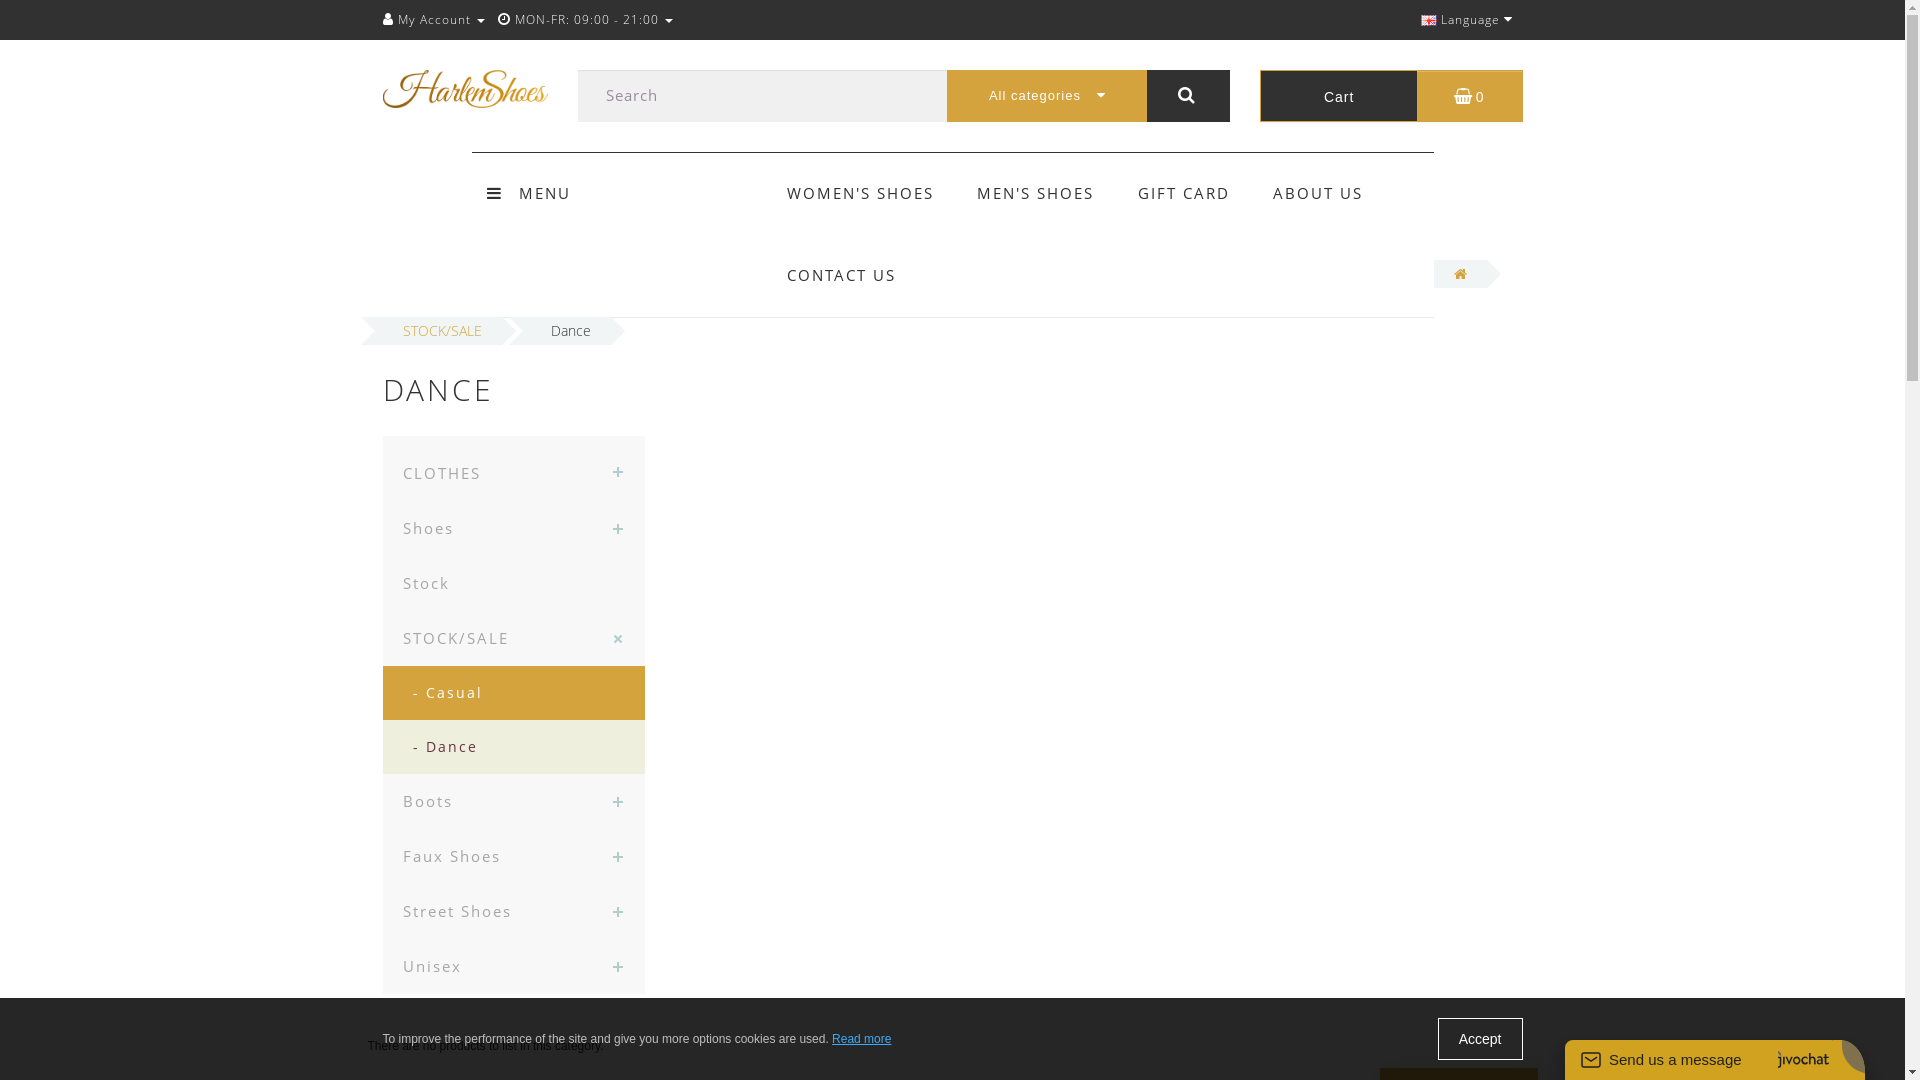 Image resolution: width=1920 pixels, height=1080 pixels. I want to click on 'All categories', so click(1045, 96).